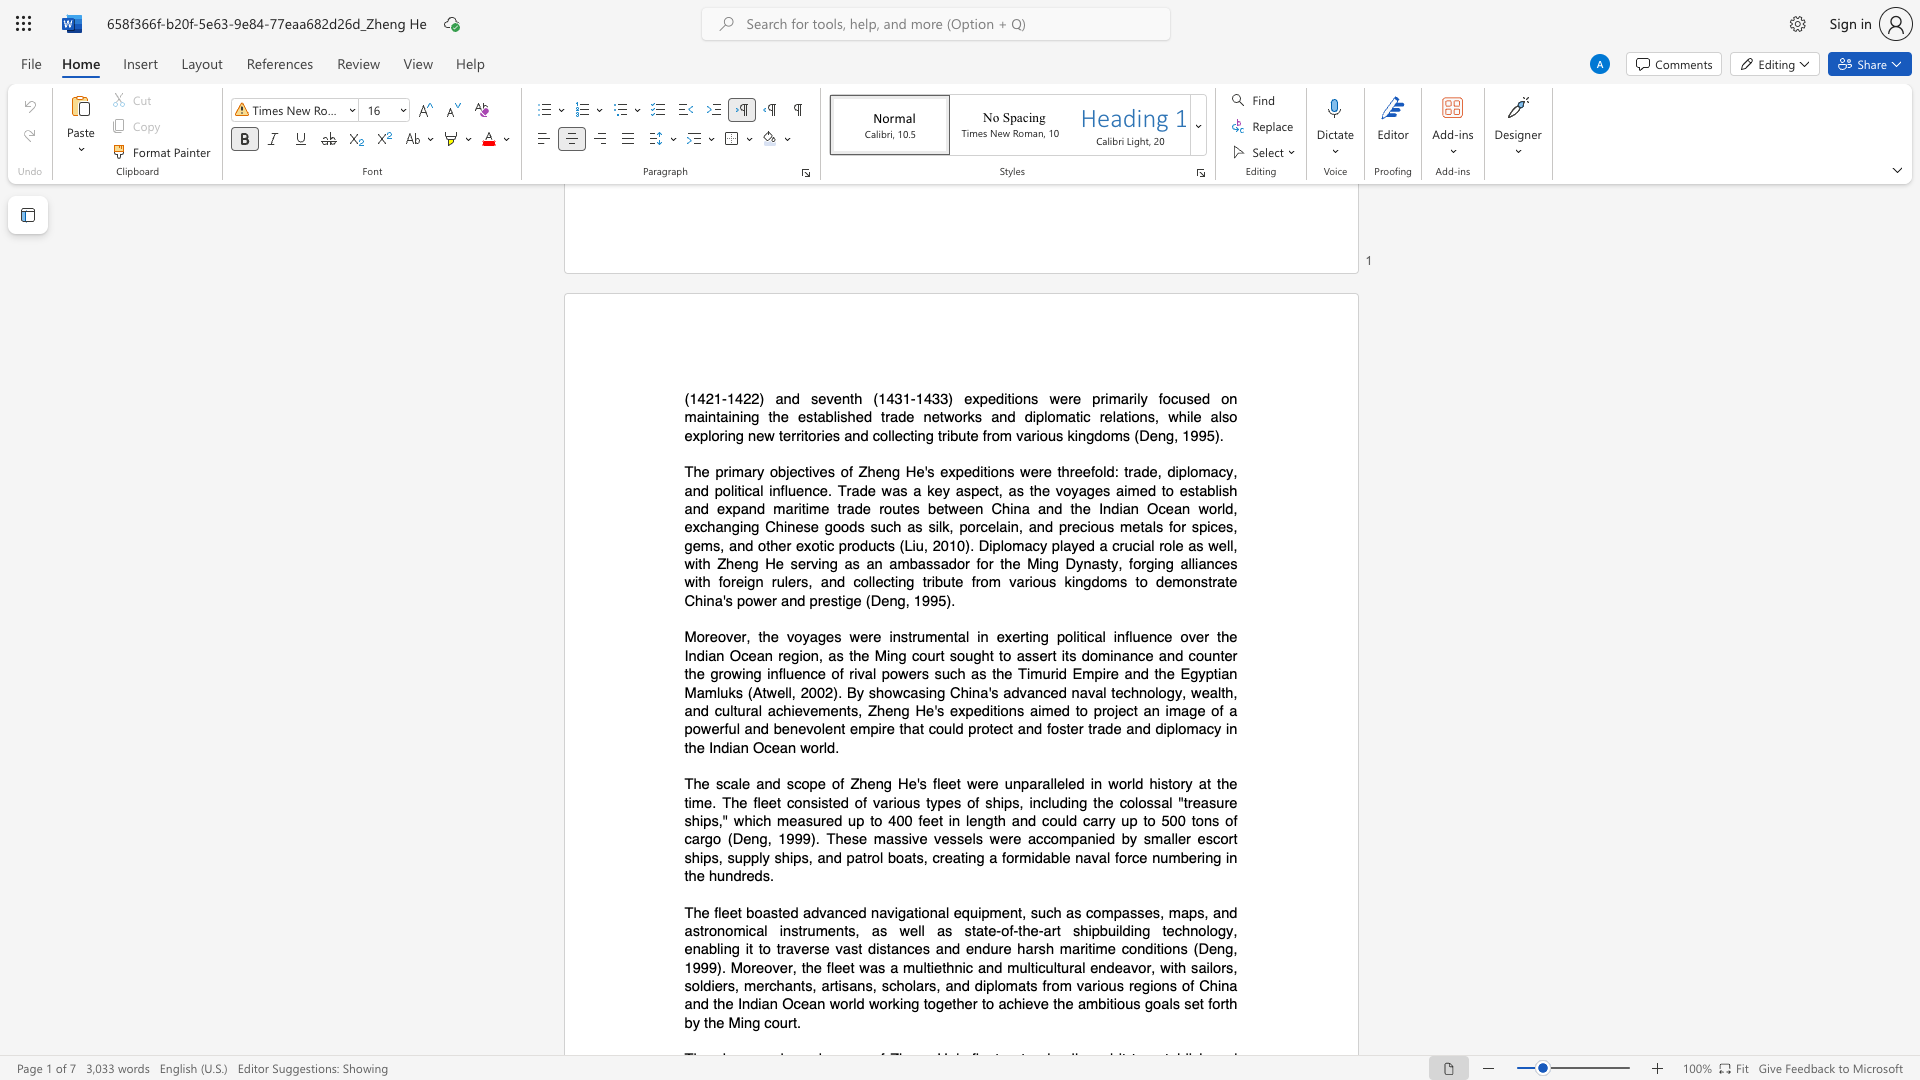  What do you see at coordinates (1097, 856) in the screenshot?
I see `the subset text "al force numbering in the hund" within the text "of ships, including the colossal"` at bounding box center [1097, 856].